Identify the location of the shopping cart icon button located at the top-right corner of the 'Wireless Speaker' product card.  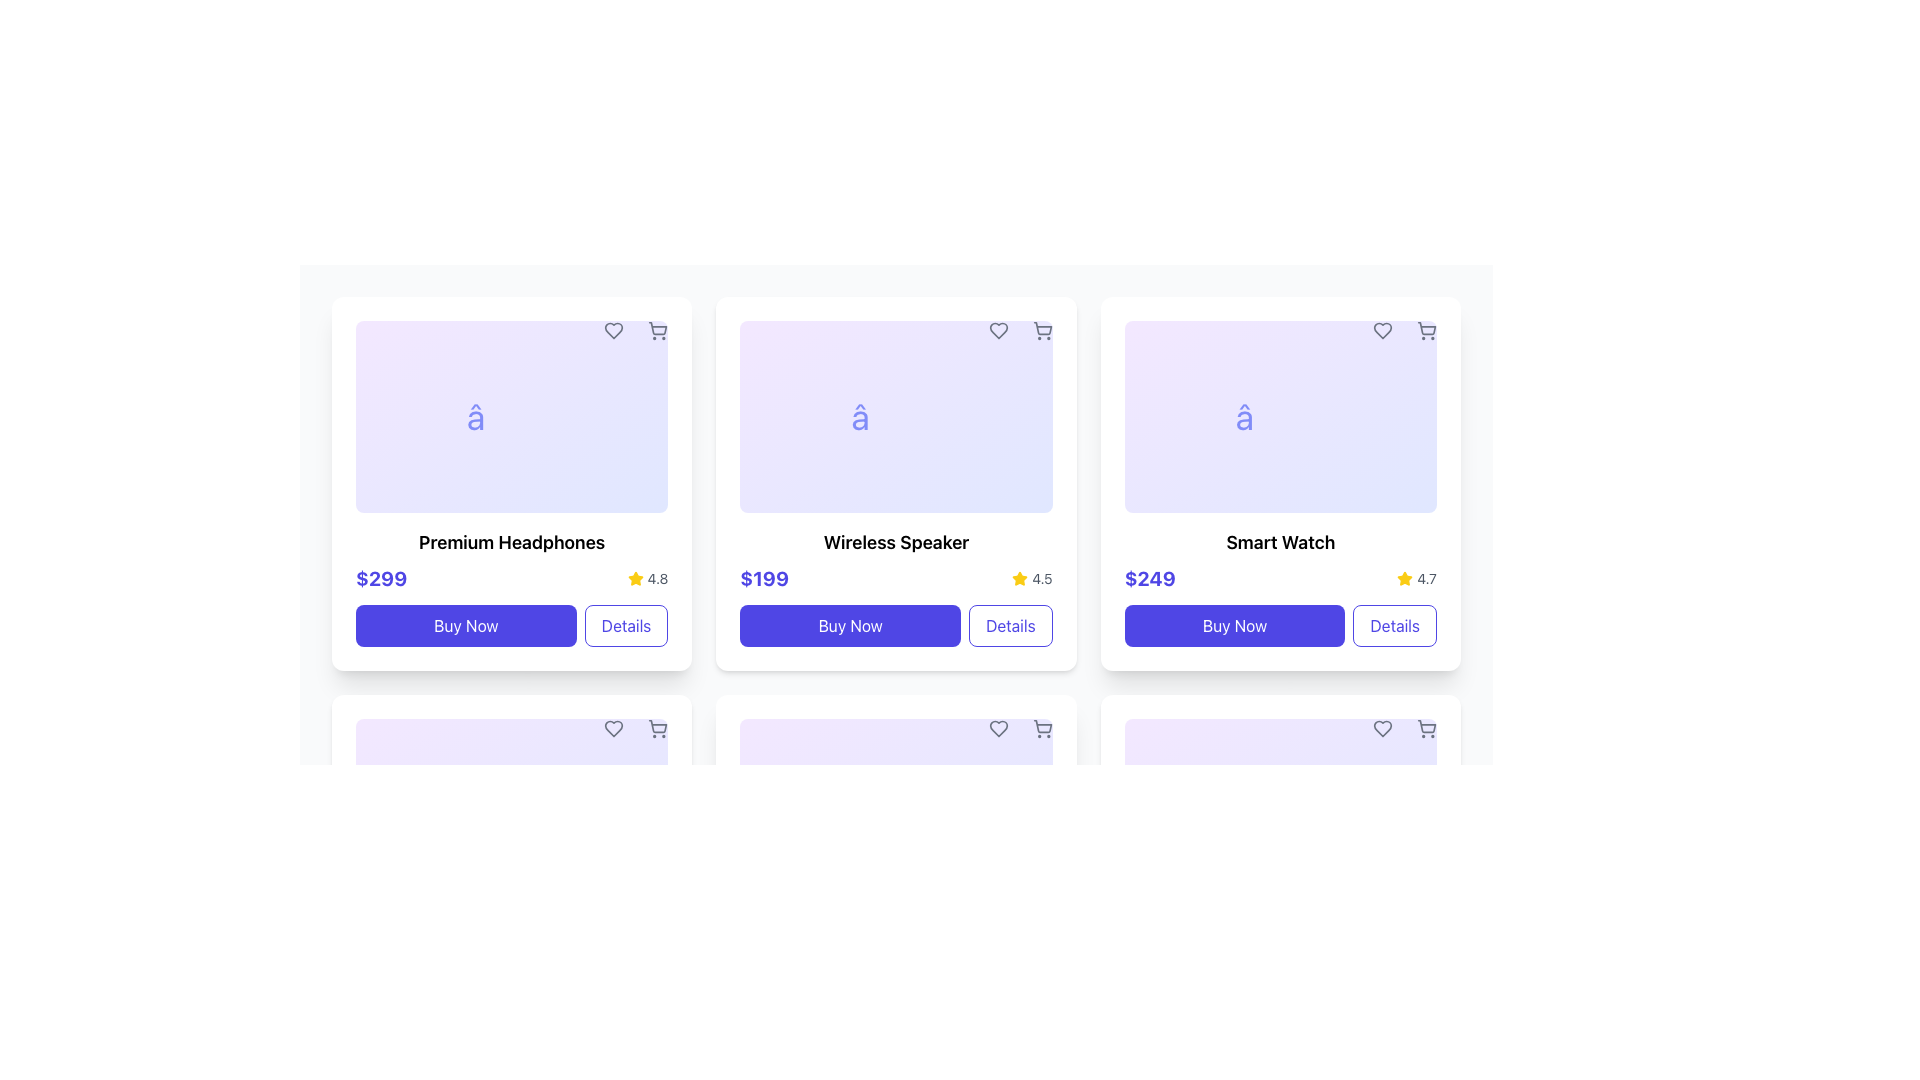
(1041, 729).